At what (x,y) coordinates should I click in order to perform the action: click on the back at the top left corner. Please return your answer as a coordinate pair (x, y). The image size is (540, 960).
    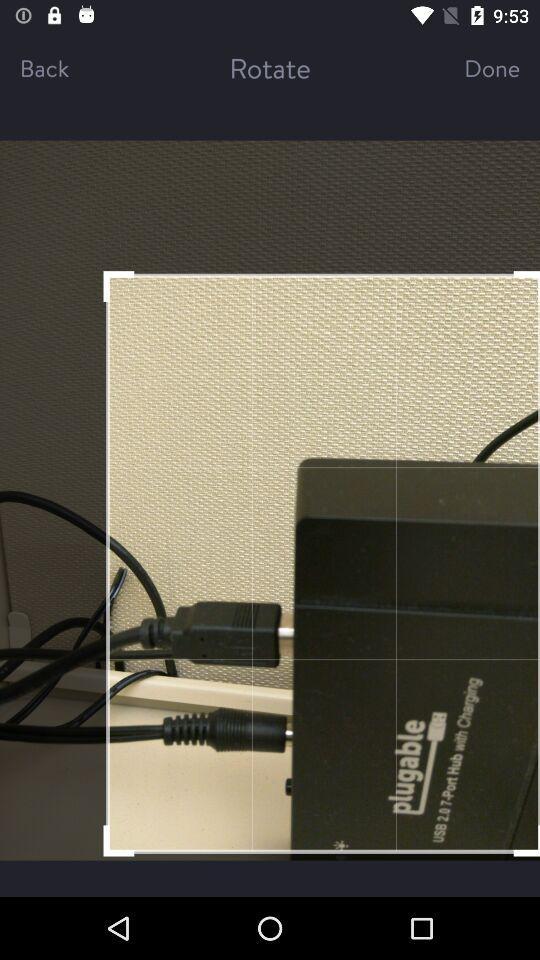
    Looking at the image, I should click on (65, 67).